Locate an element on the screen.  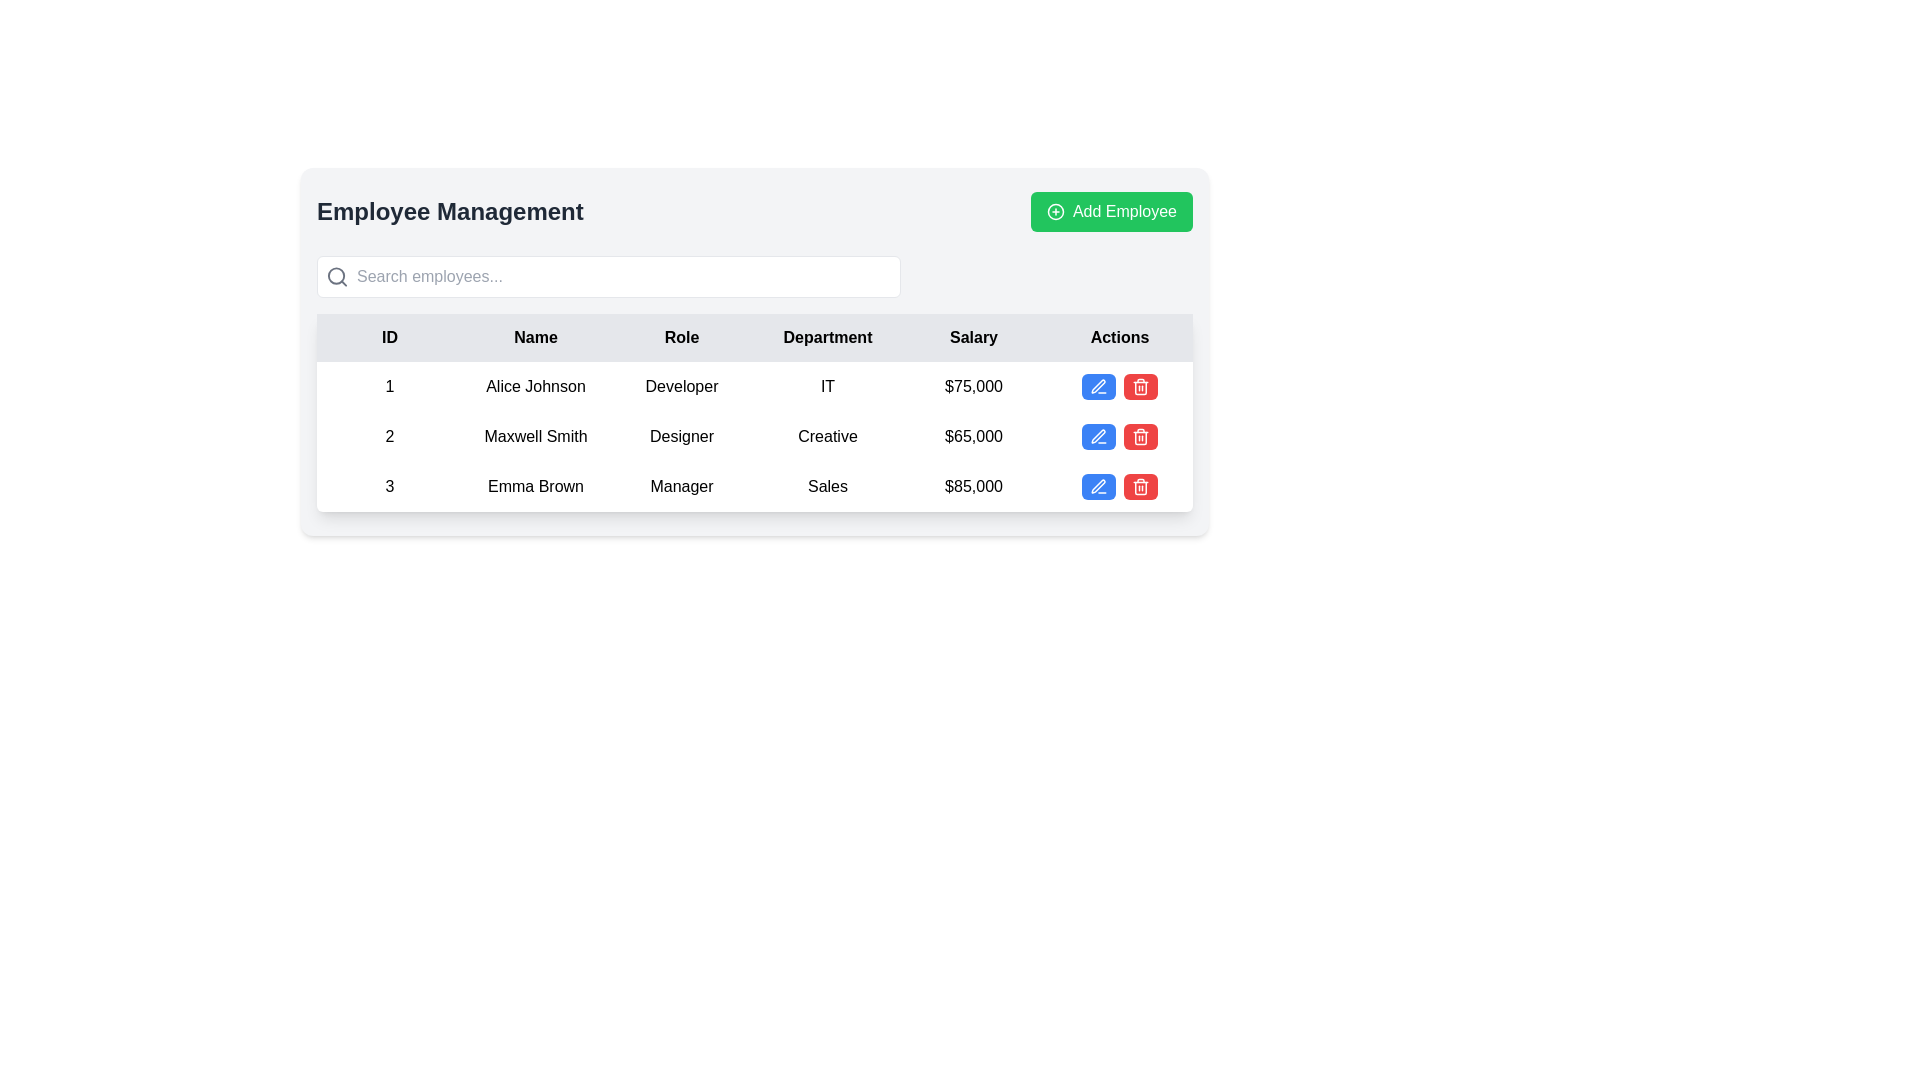
the small red button with a trashcan icon in the last column of the third row in the data table to change its background color is located at coordinates (1141, 486).